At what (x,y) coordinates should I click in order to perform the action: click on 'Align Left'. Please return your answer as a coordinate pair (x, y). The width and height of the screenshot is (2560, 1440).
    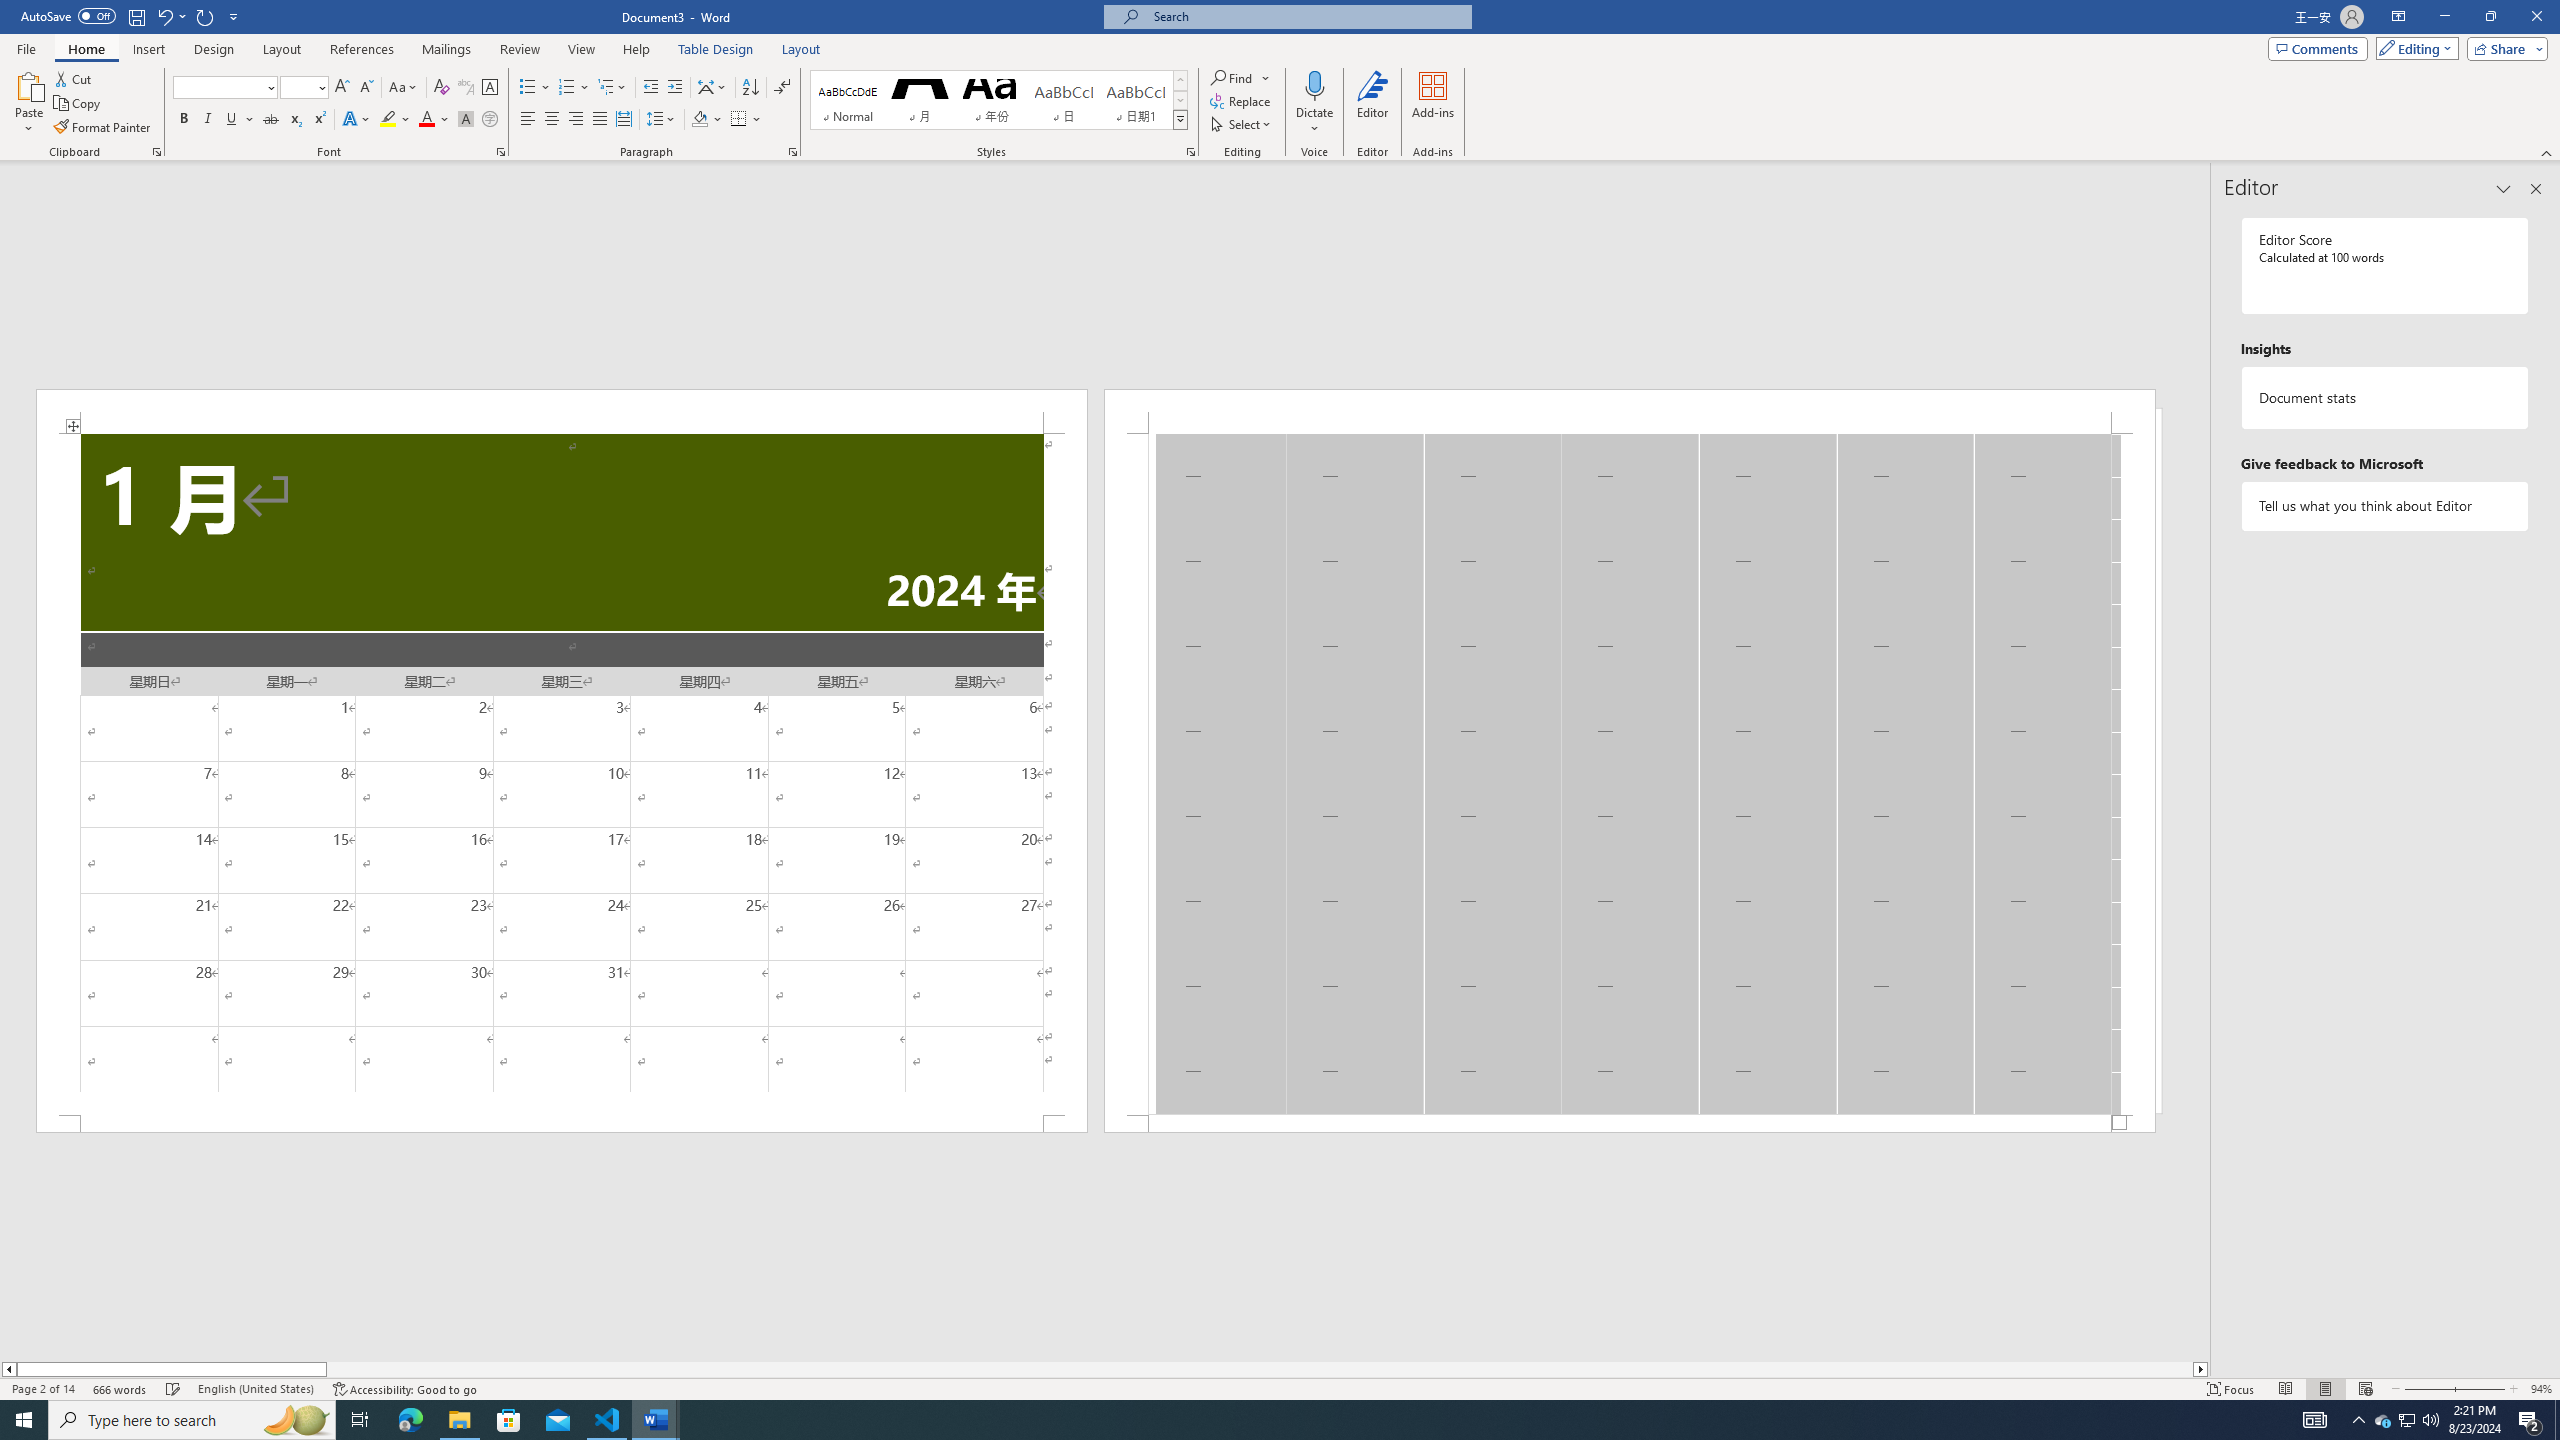
    Looking at the image, I should click on (527, 118).